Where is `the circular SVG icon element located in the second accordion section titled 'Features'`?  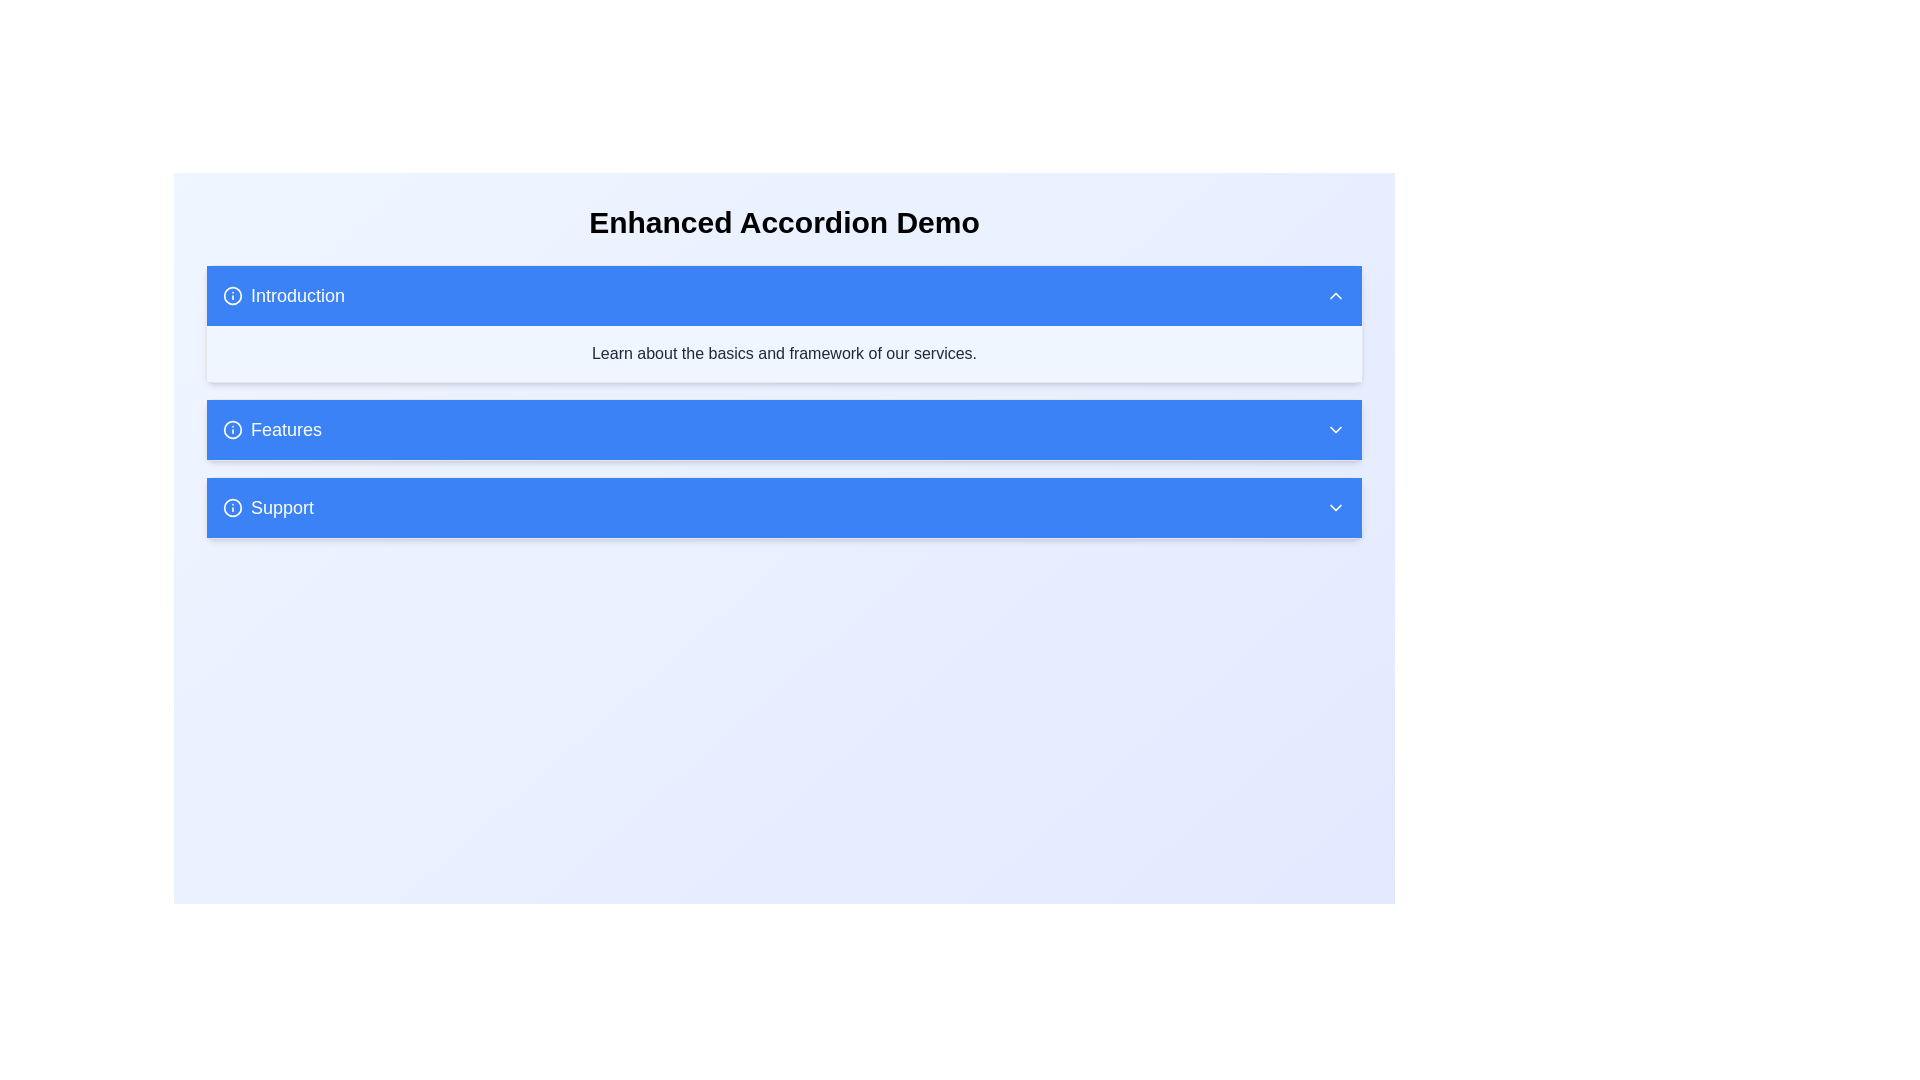 the circular SVG icon element located in the second accordion section titled 'Features' is located at coordinates (233, 428).